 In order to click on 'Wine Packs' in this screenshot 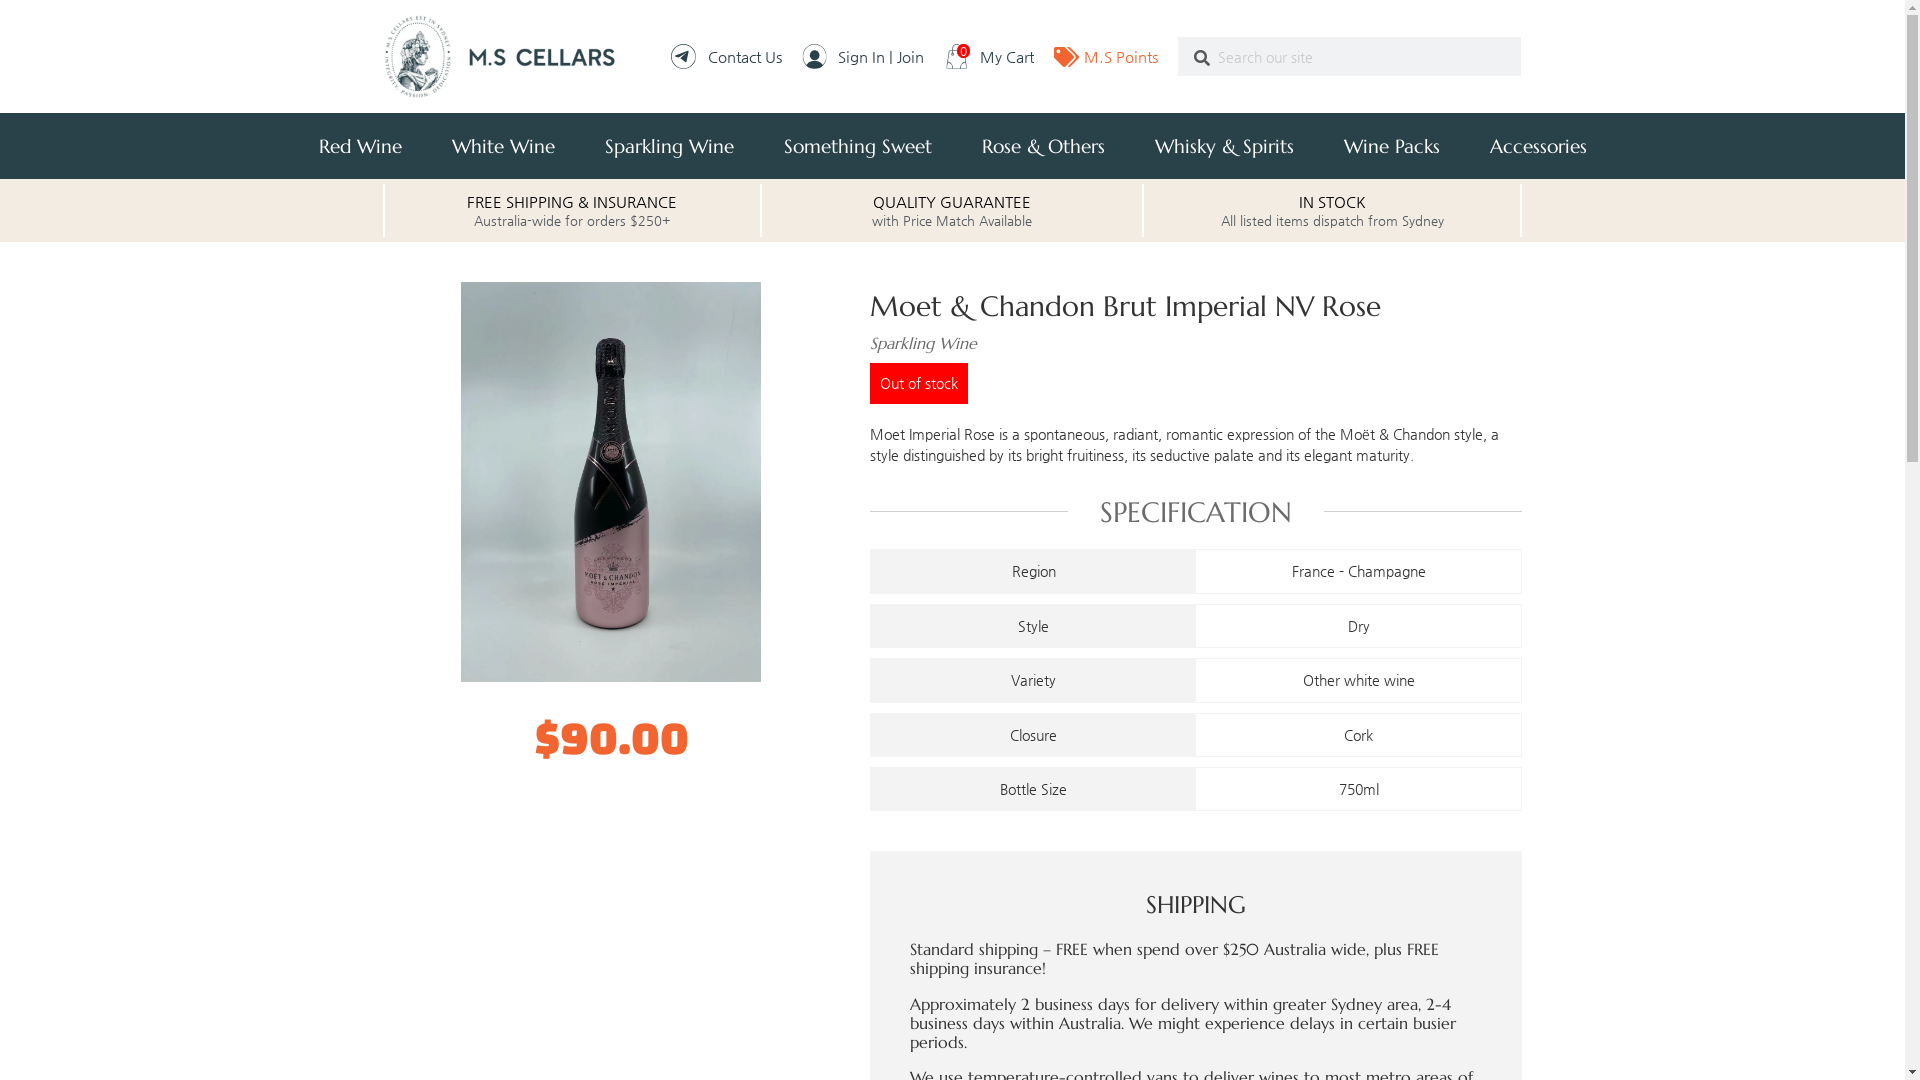, I will do `click(1390, 145)`.